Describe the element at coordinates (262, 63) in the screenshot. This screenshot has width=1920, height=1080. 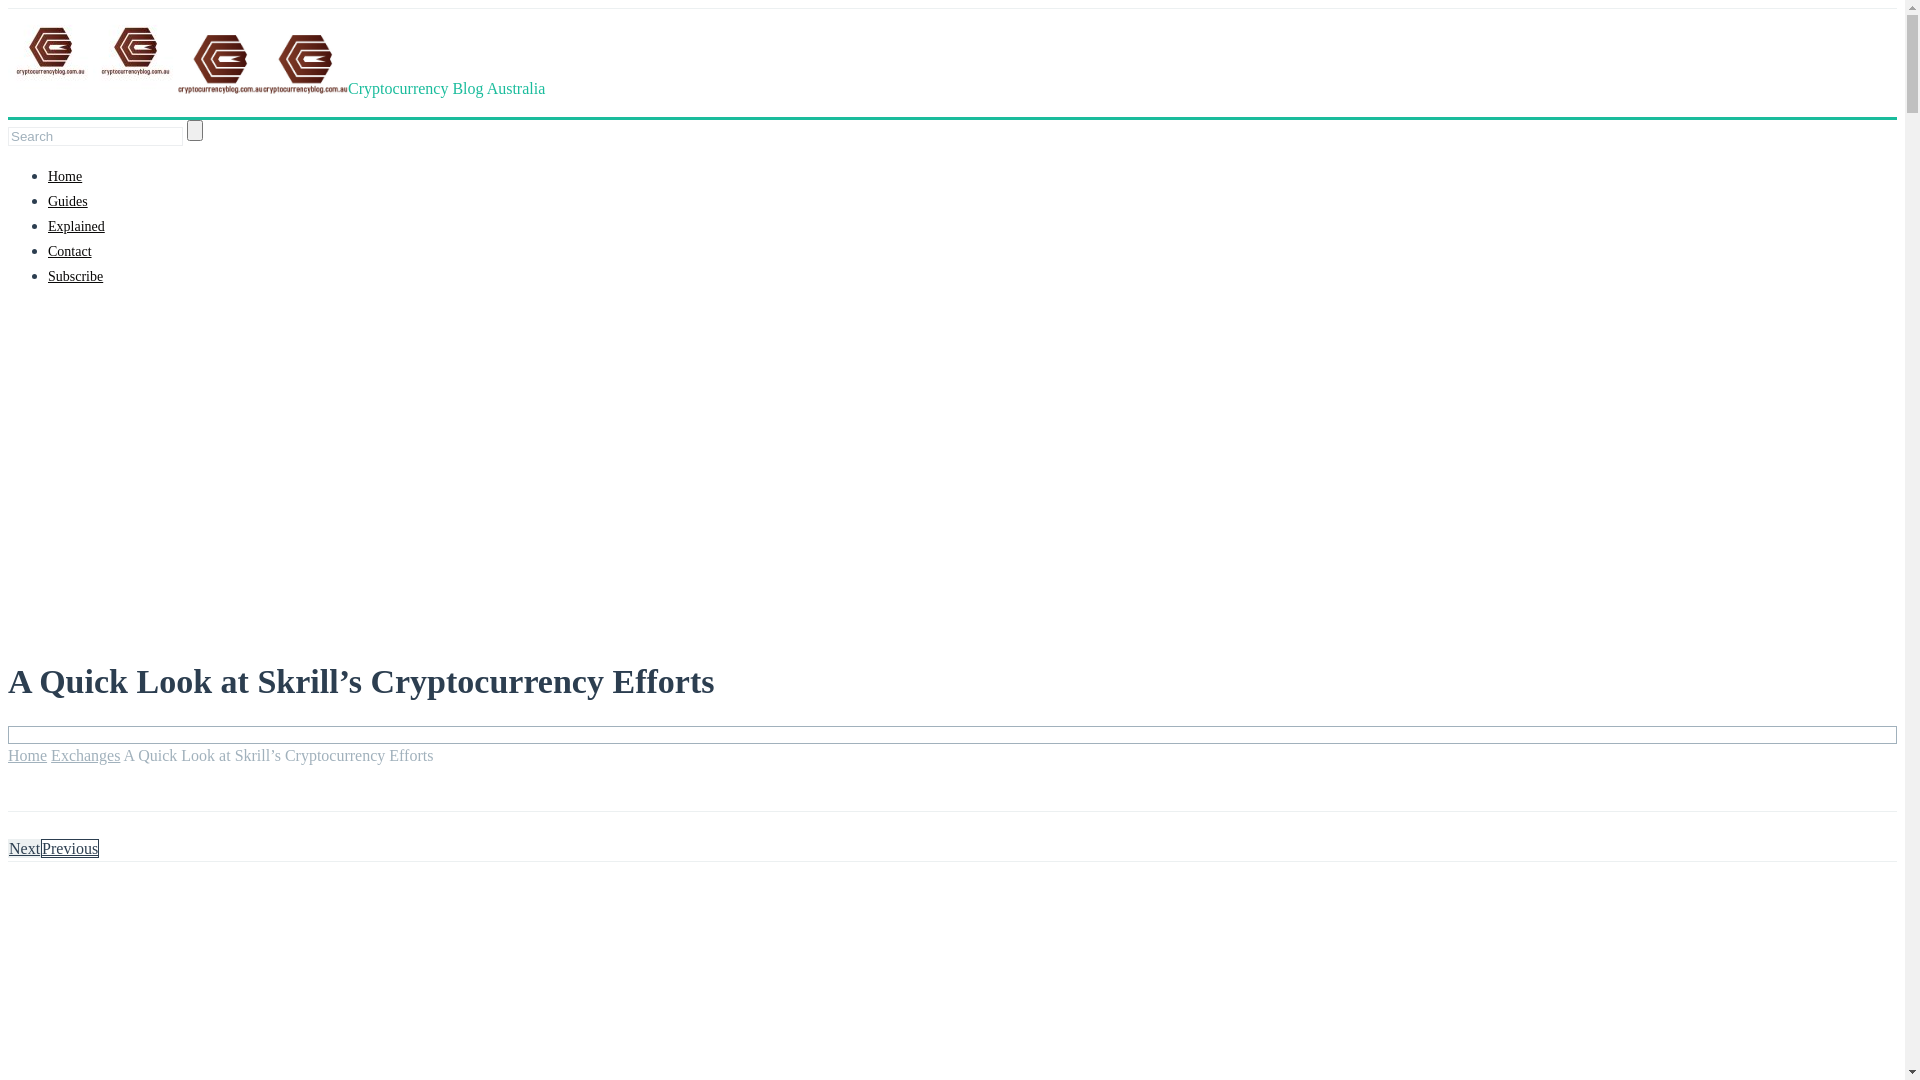
I see `'Cryptocurrency Blog Australia'` at that location.